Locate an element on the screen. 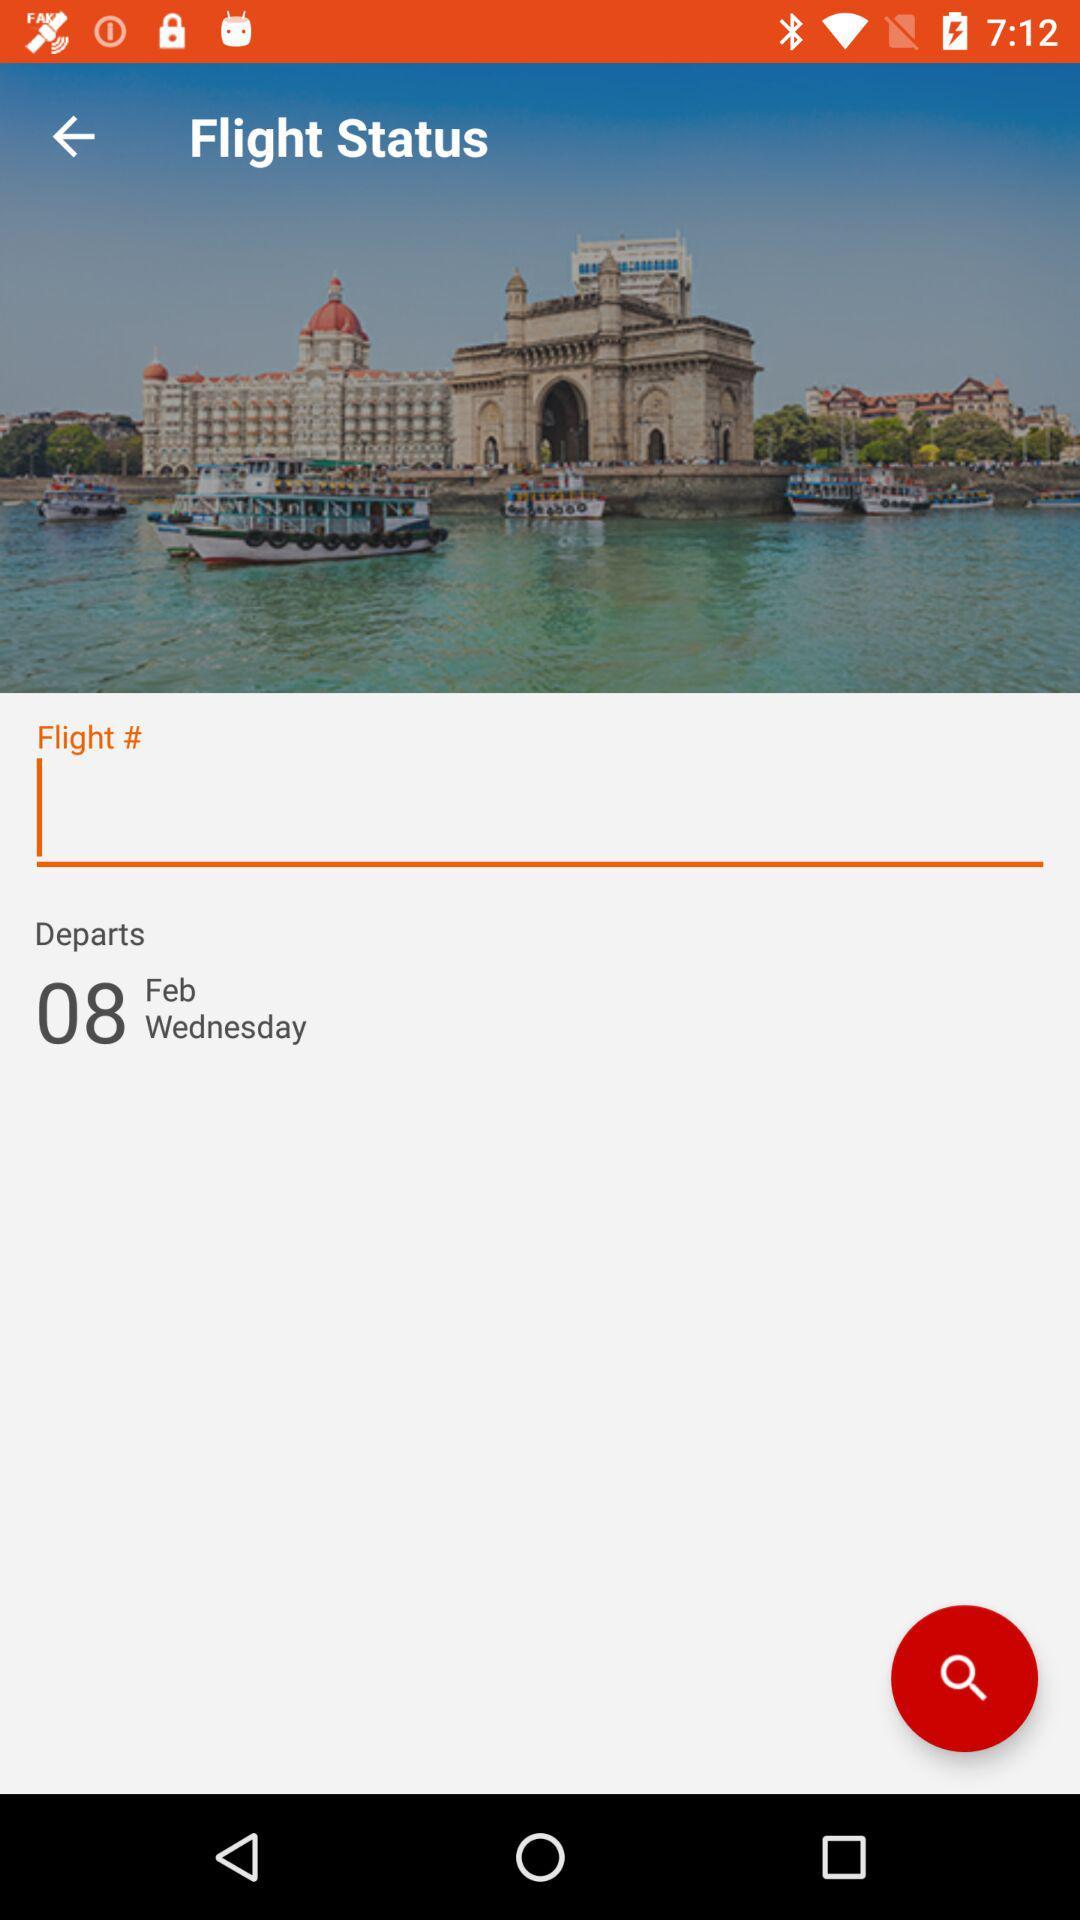  the search icon is located at coordinates (963, 1678).